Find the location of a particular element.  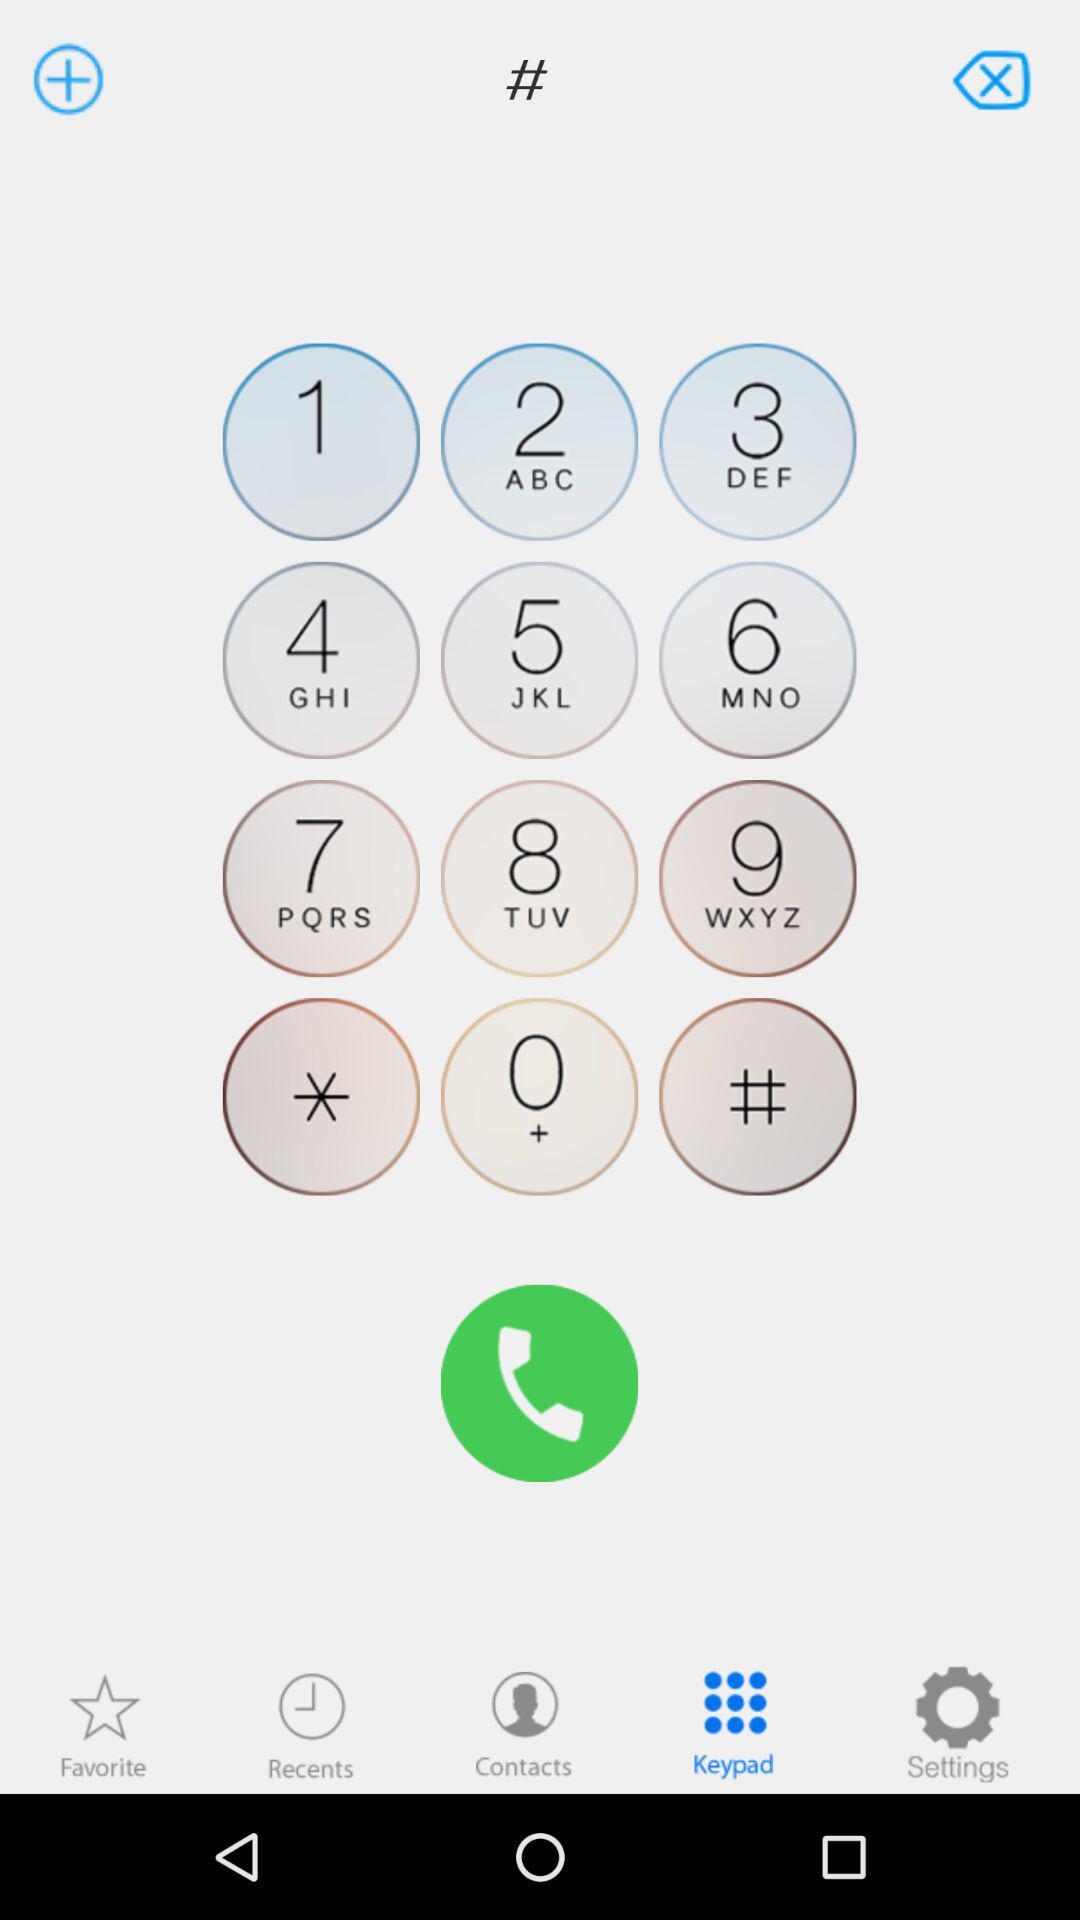

to close the dial pad is located at coordinates (994, 78).